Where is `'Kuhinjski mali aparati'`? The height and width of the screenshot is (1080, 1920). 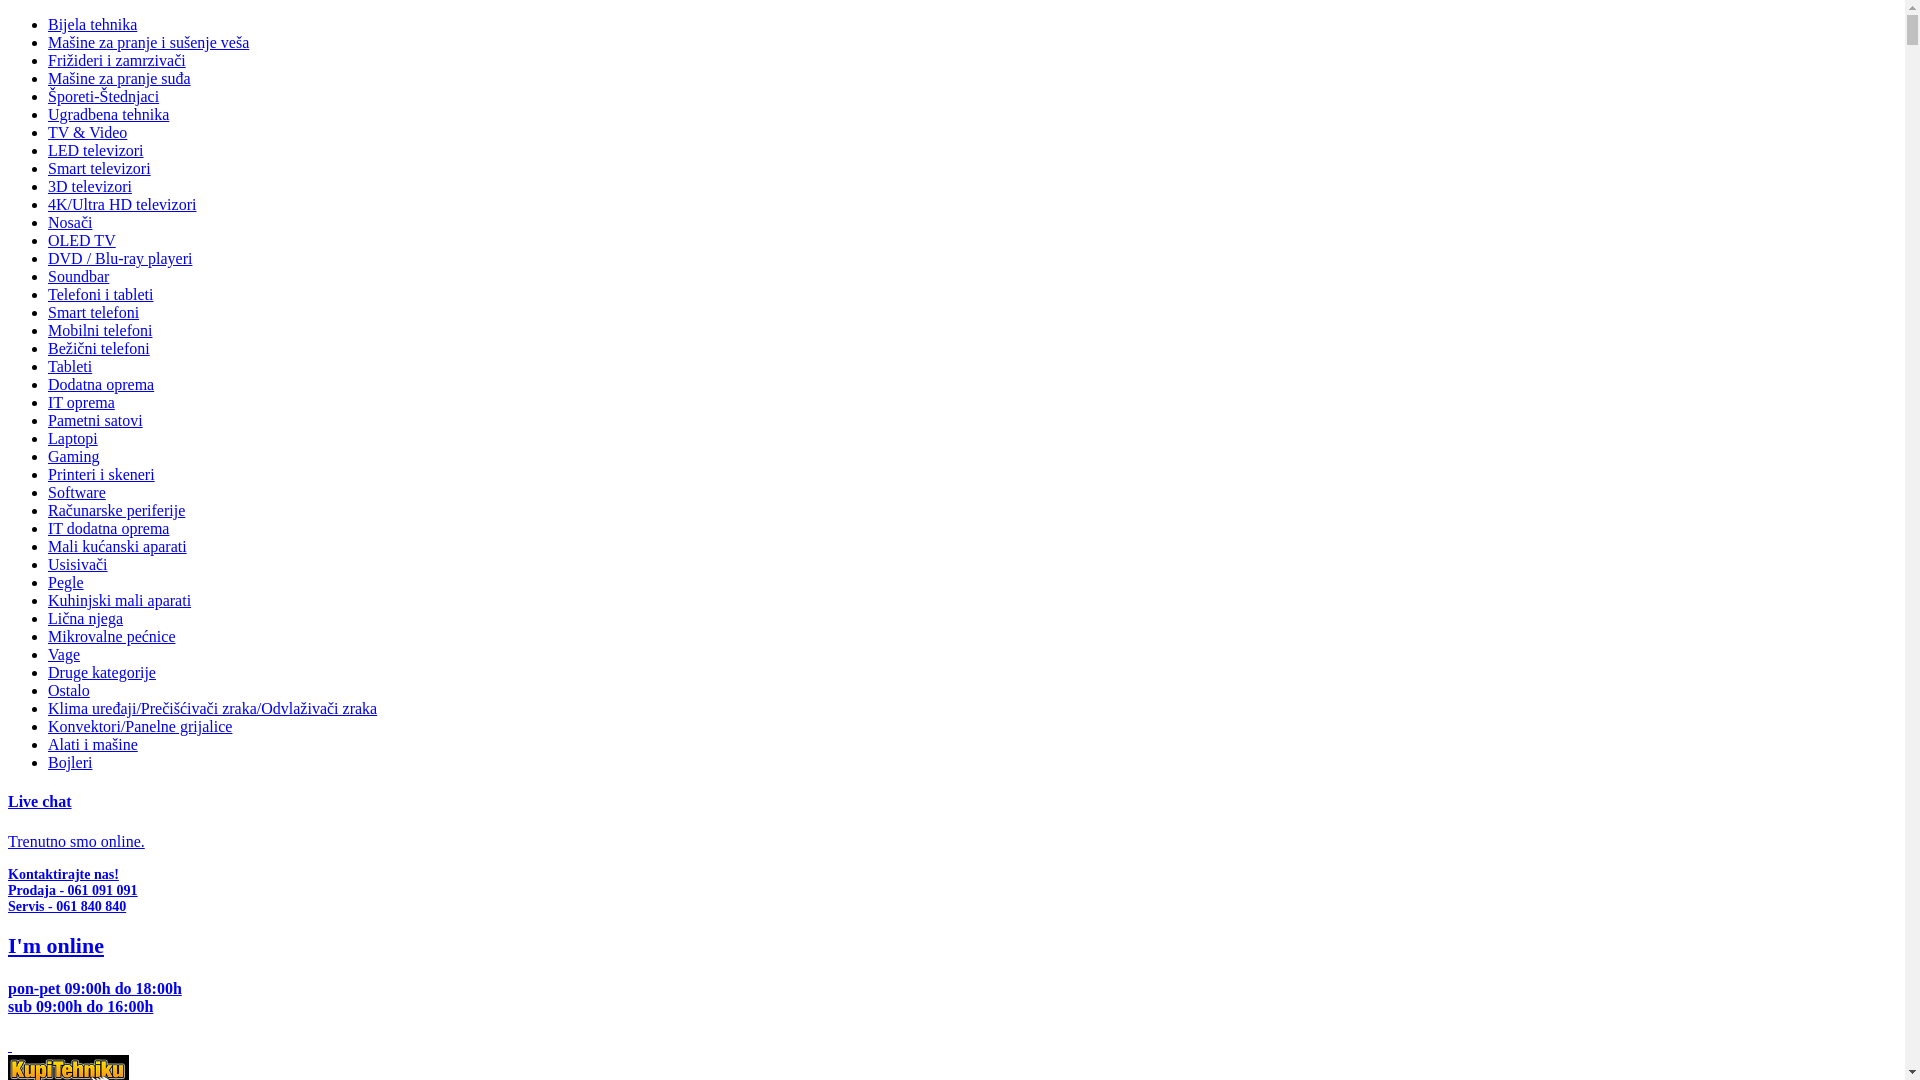 'Kuhinjski mali aparati' is located at coordinates (118, 599).